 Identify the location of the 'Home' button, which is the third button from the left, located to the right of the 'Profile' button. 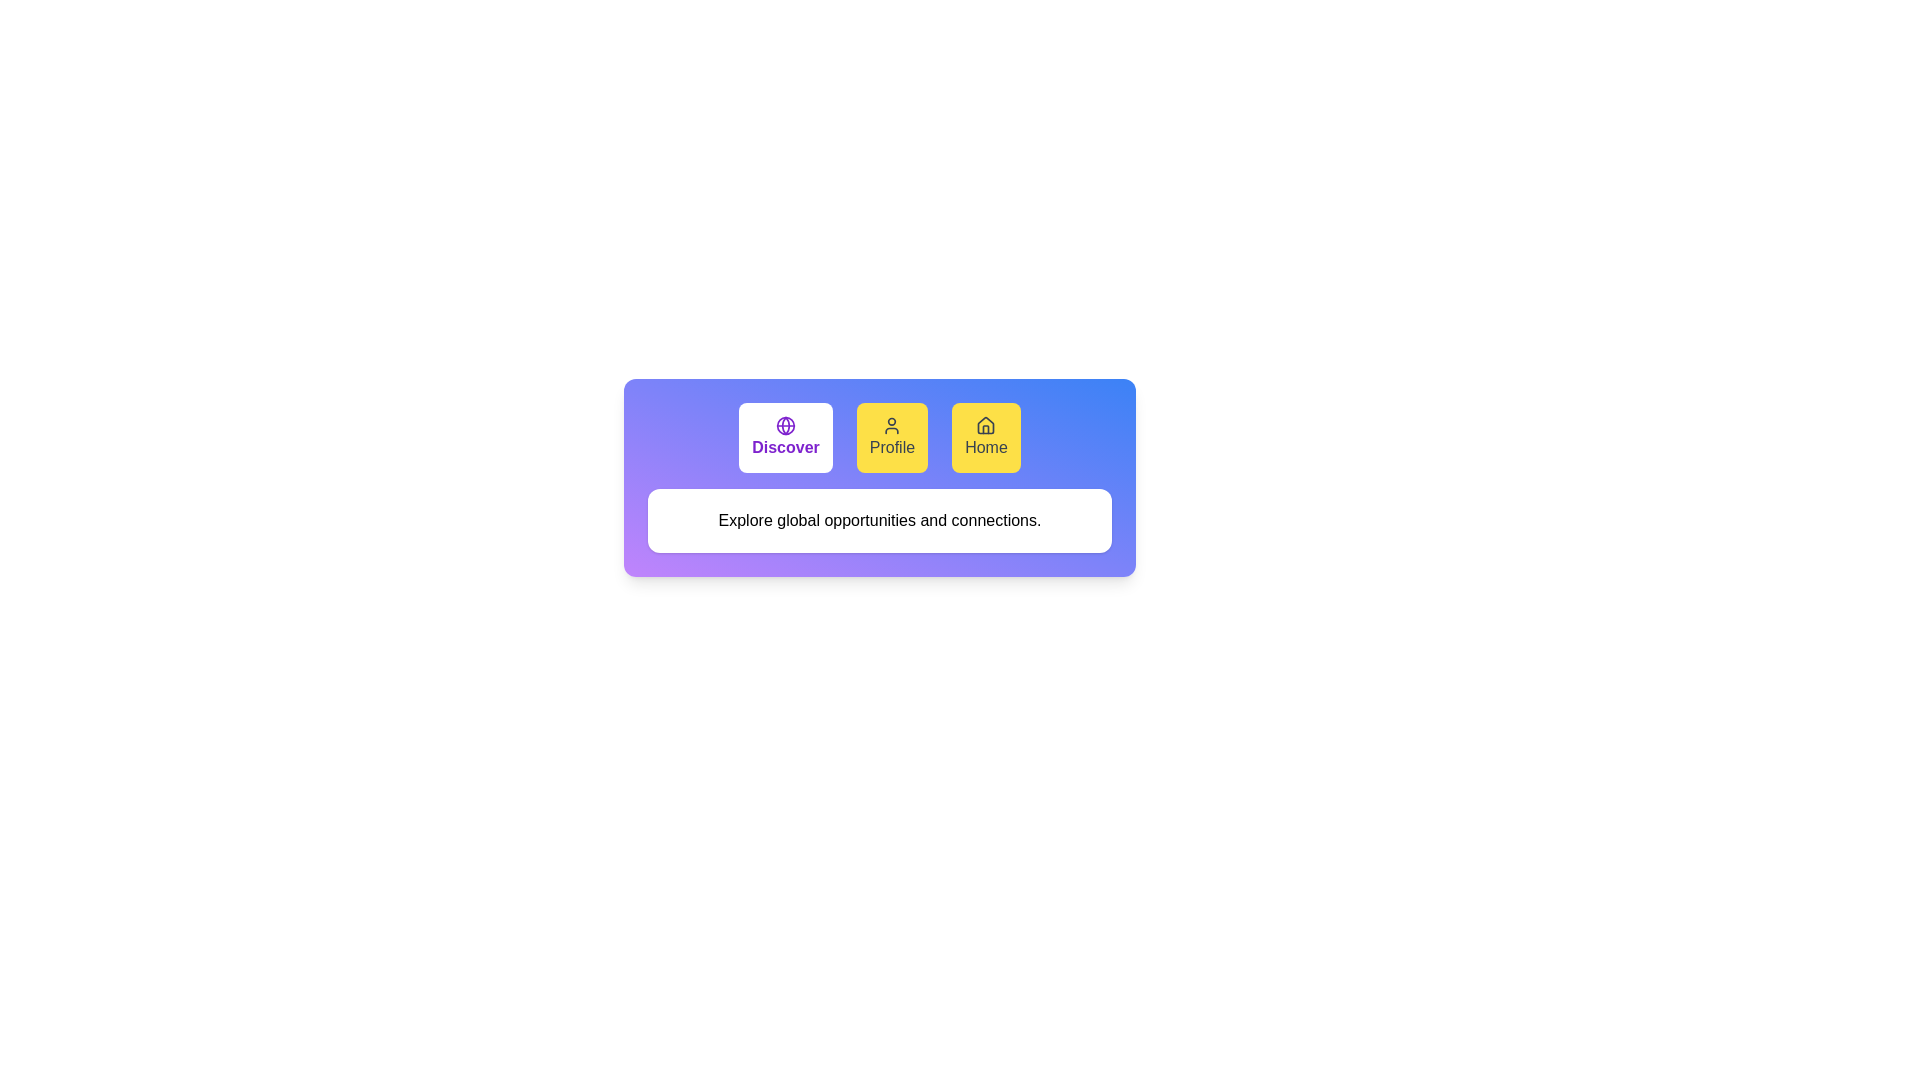
(986, 437).